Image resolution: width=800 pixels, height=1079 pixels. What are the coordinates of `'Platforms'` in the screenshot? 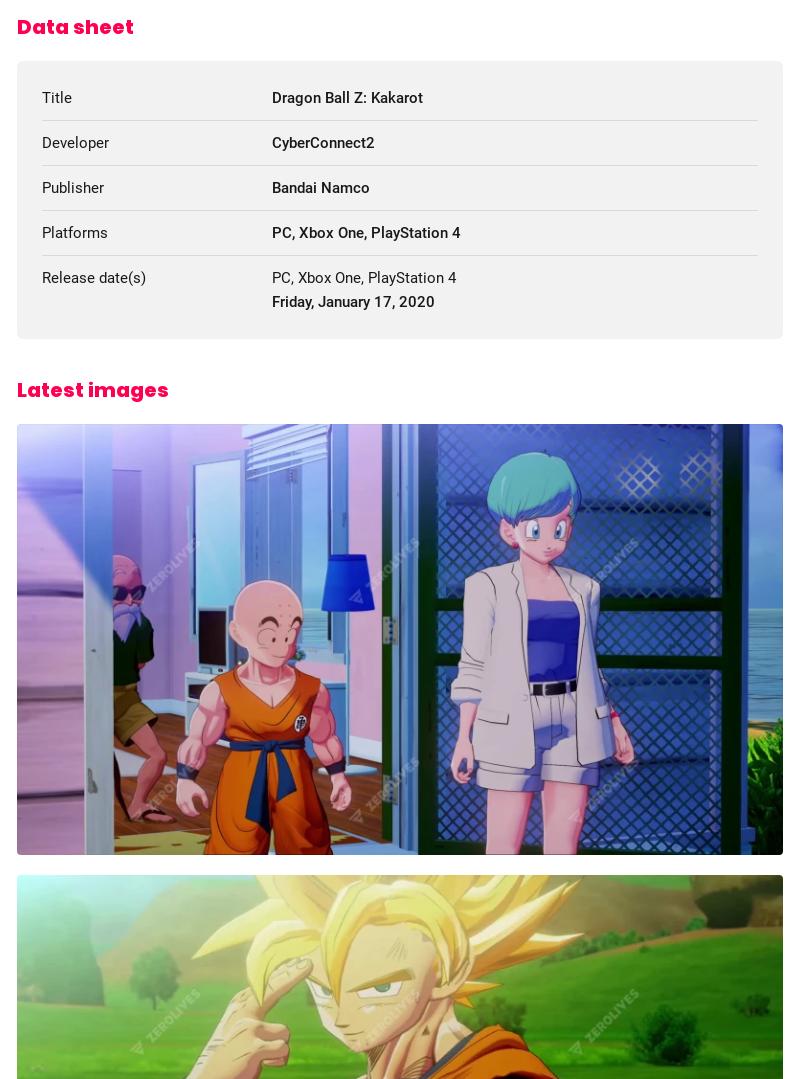 It's located at (41, 231).